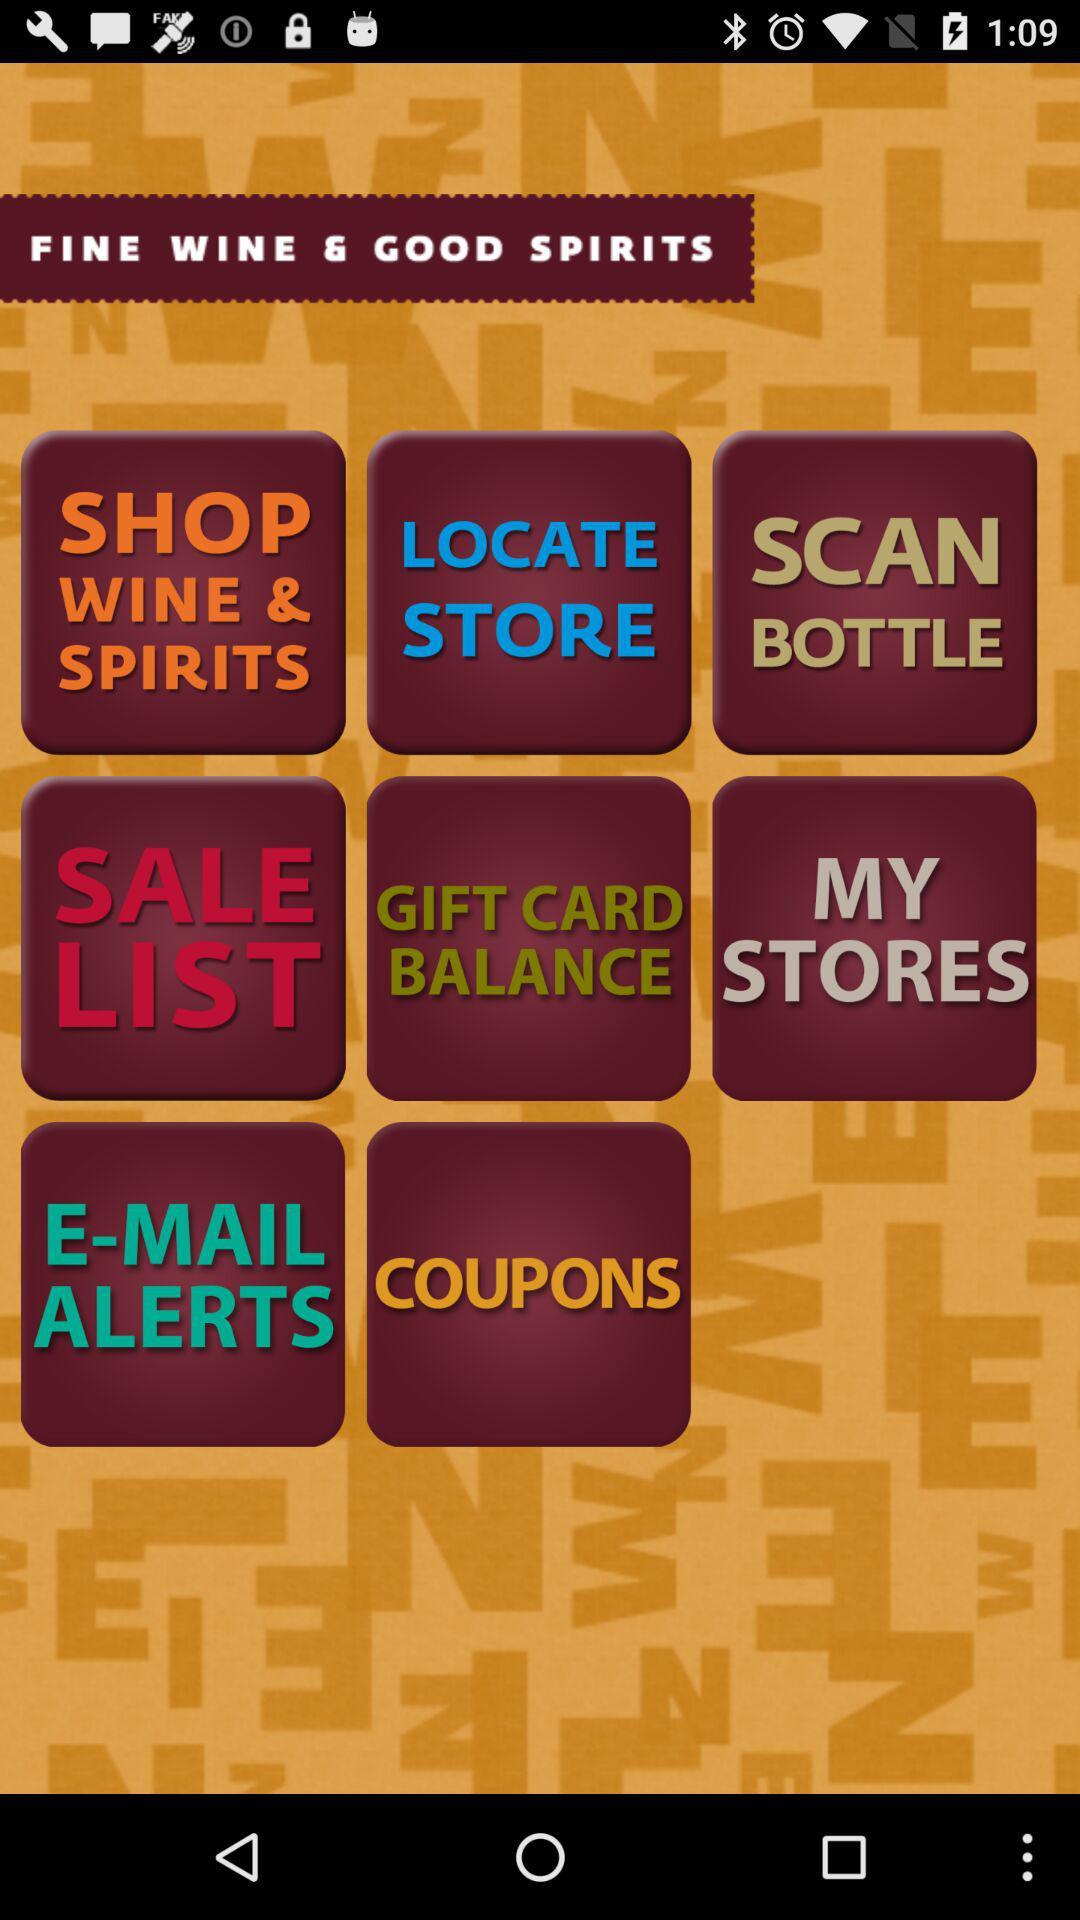 The width and height of the screenshot is (1080, 1920). What do you see at coordinates (183, 591) in the screenshot?
I see `to find wine and spirits options` at bounding box center [183, 591].